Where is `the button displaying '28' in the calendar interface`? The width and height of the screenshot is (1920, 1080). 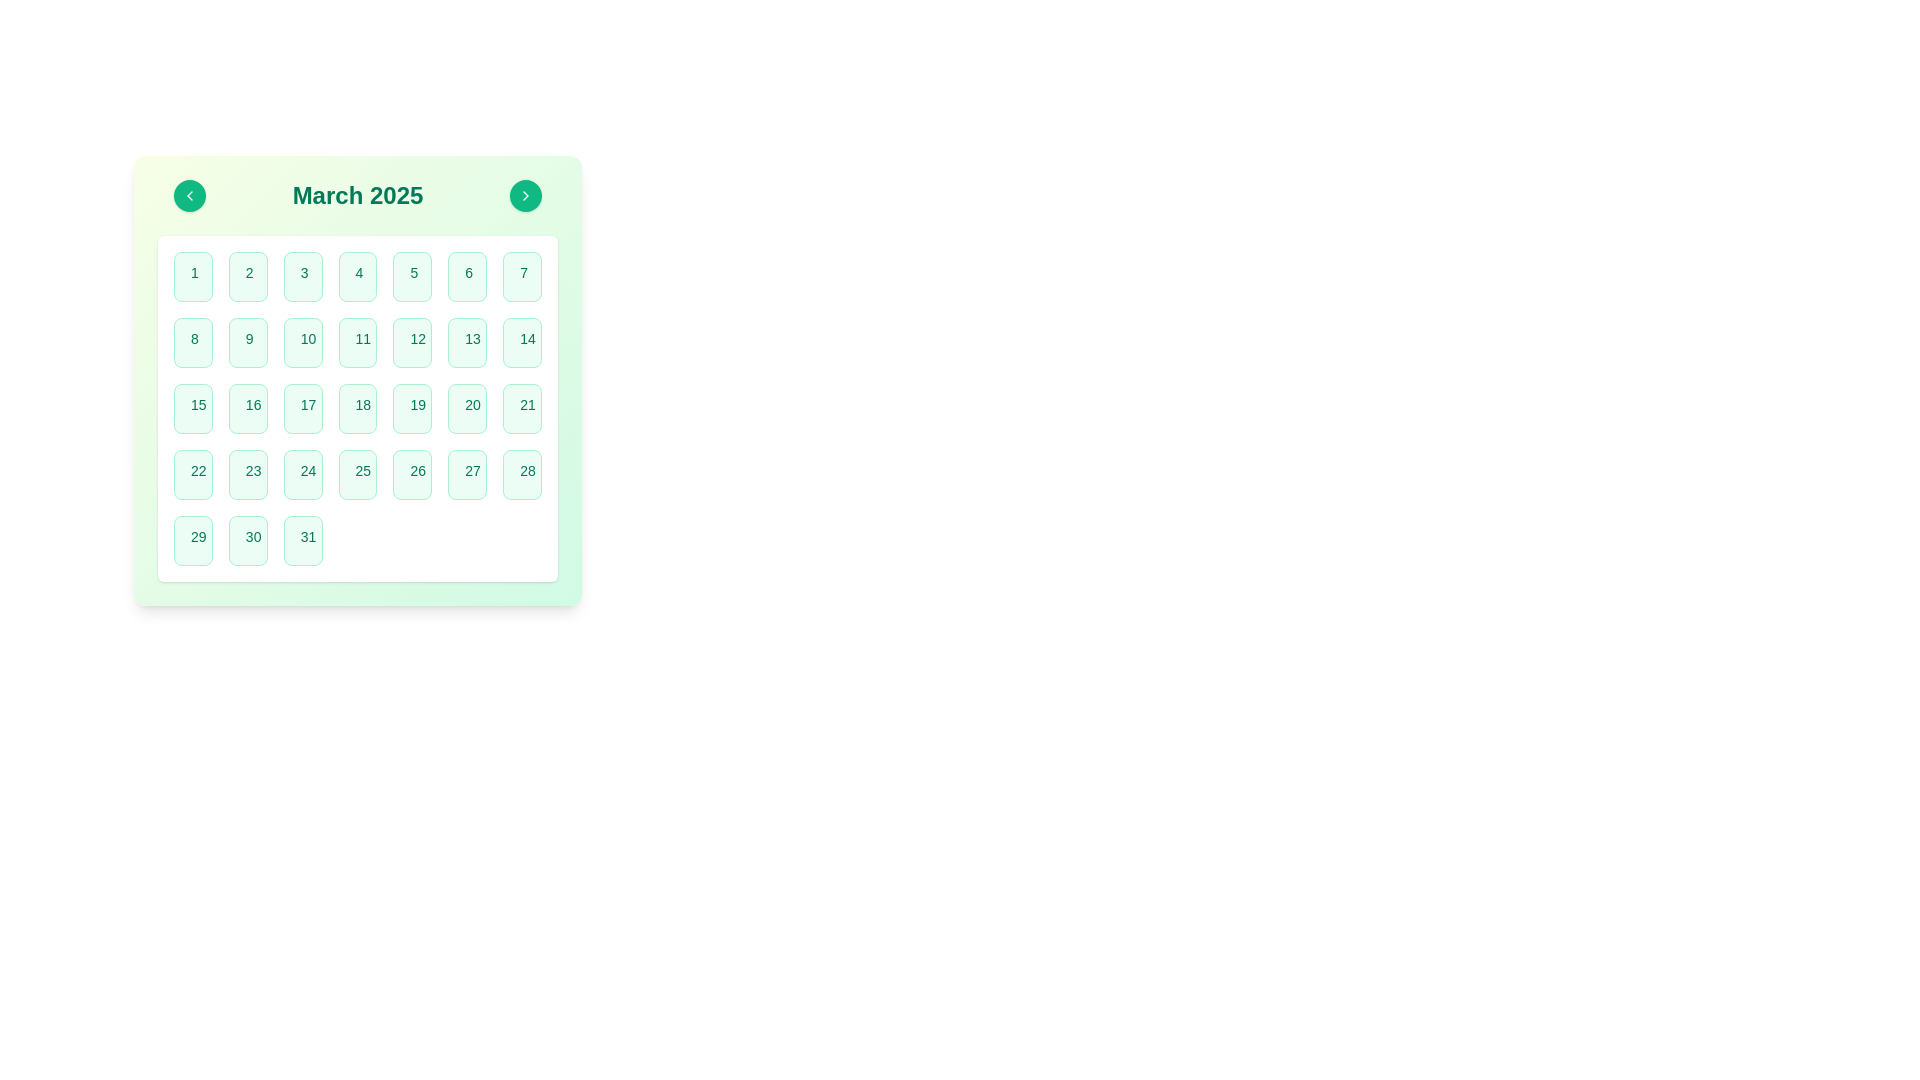 the button displaying '28' in the calendar interface is located at coordinates (522, 474).